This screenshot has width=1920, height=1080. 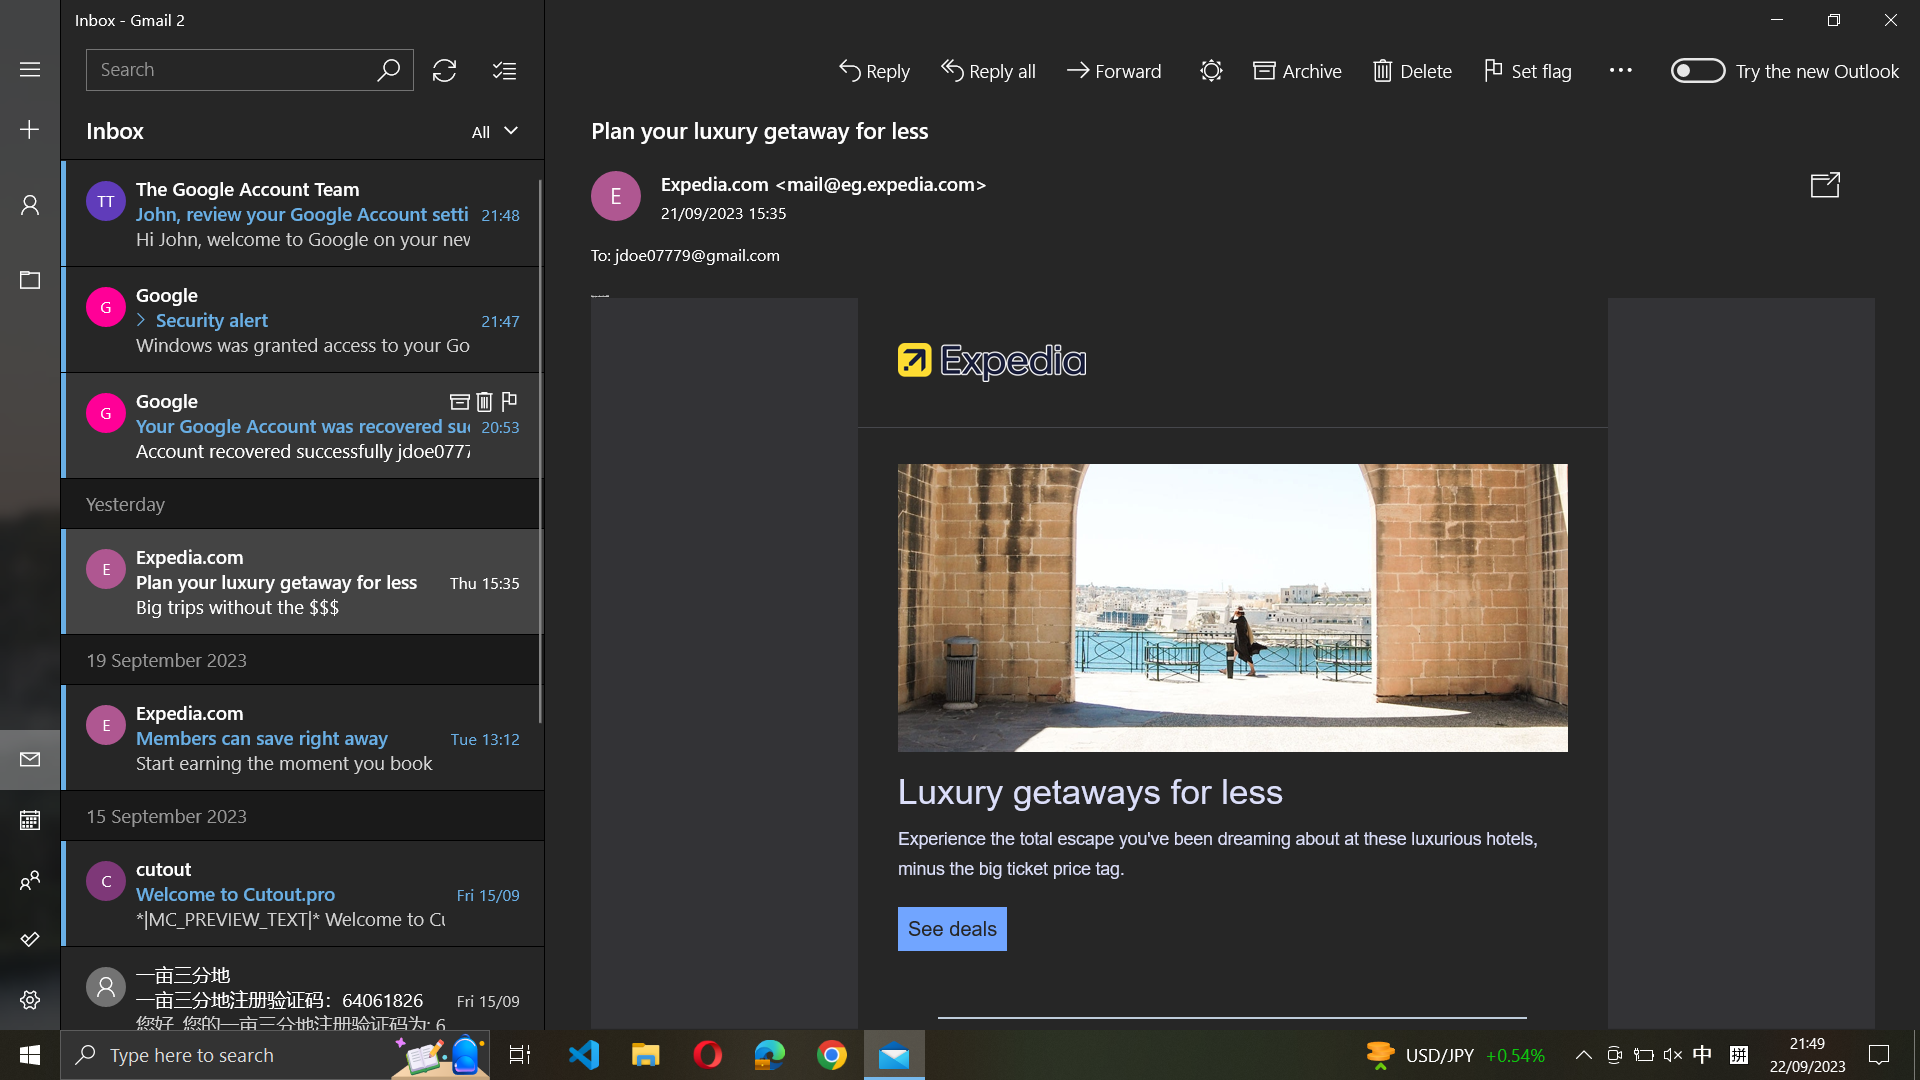 I want to click on View the specifics of the present email, so click(x=951, y=927).